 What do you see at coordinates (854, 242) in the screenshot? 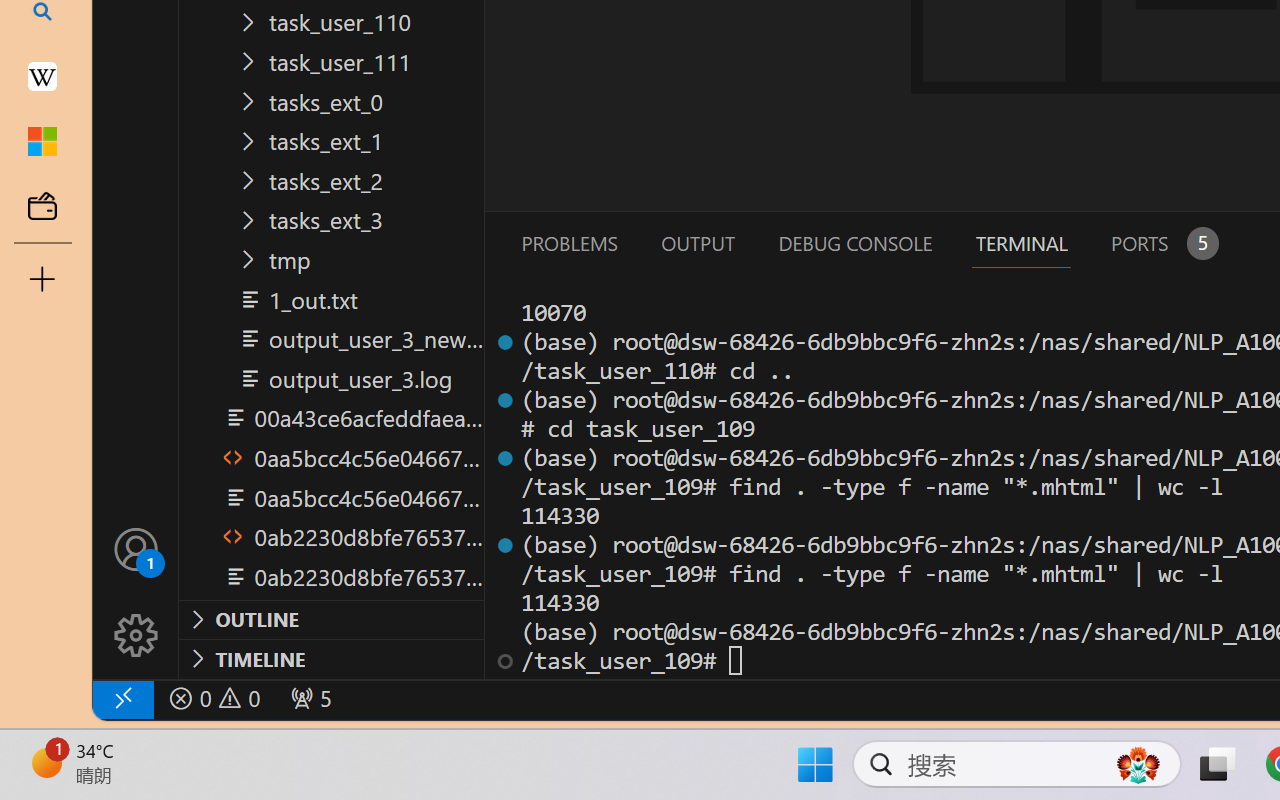
I see `'Debug Console (Ctrl+Shift+Y)'` at bounding box center [854, 242].